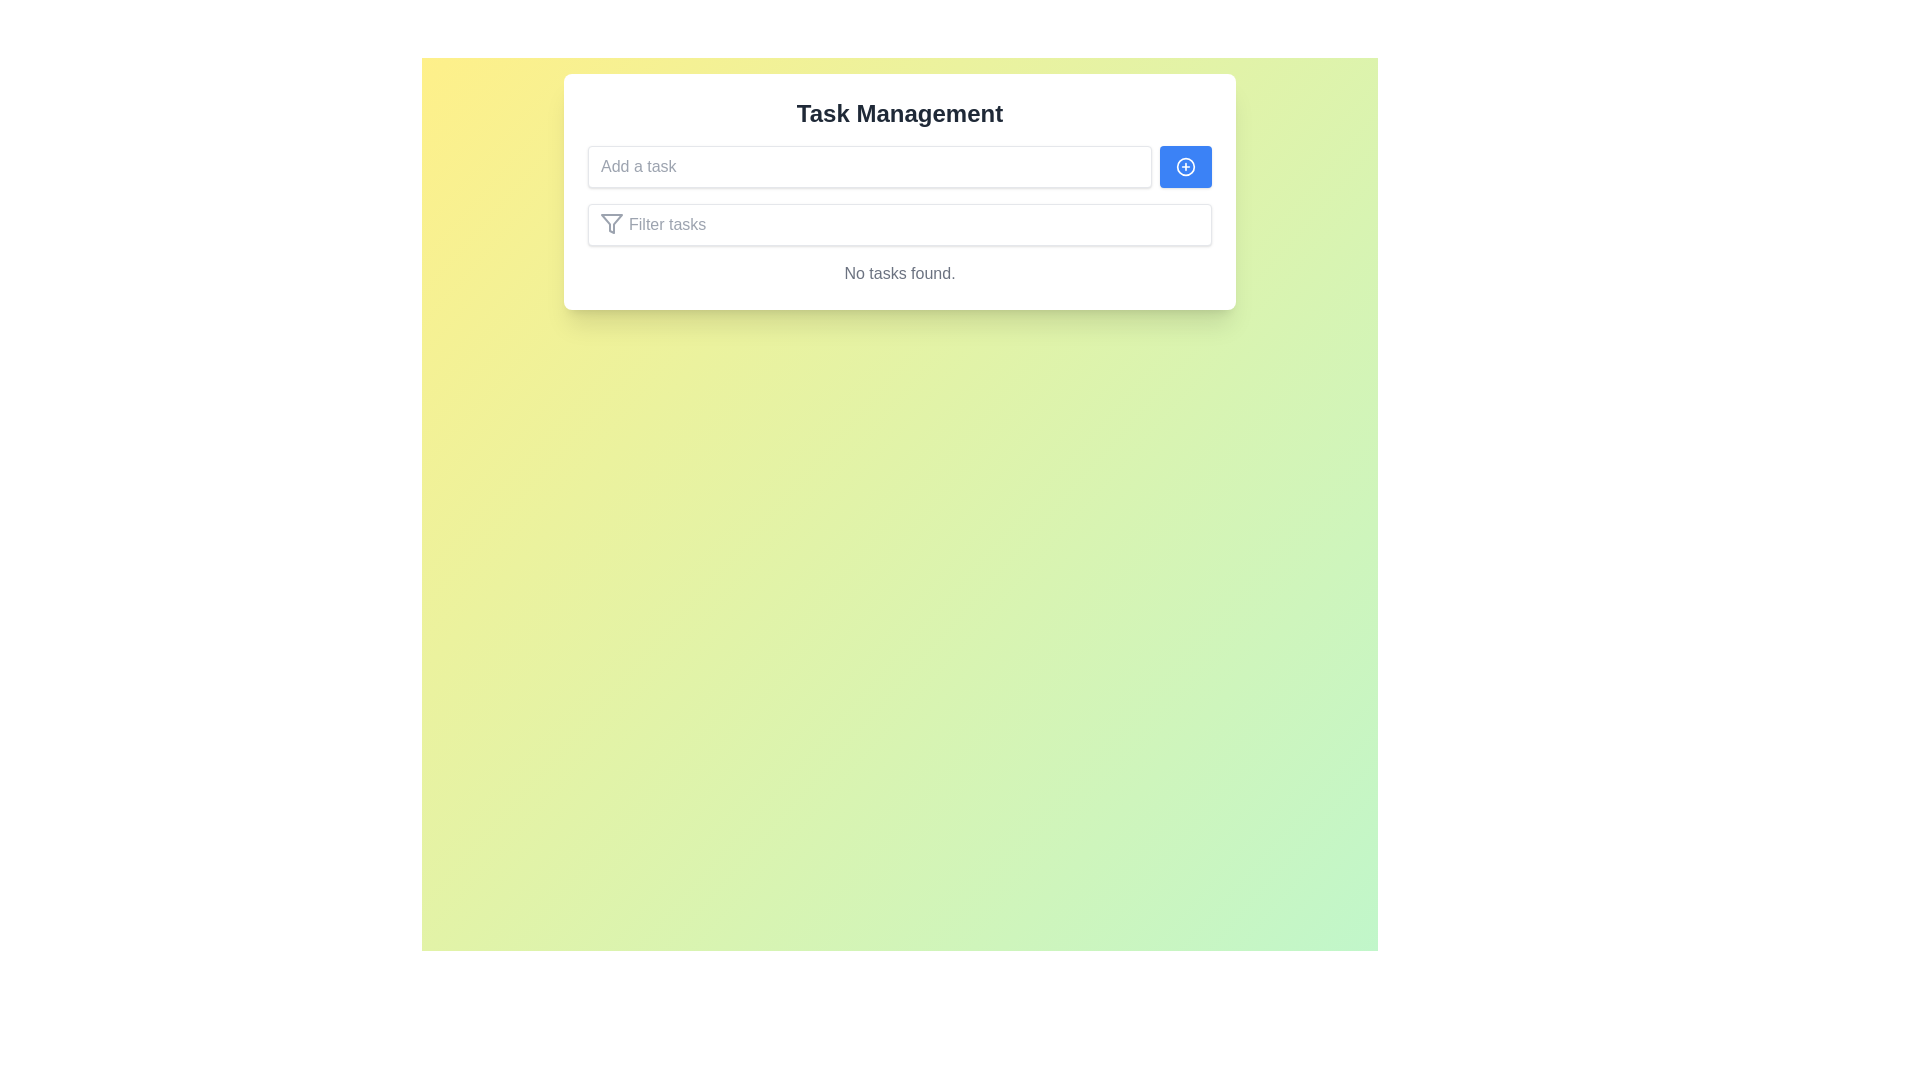 This screenshot has height=1080, width=1920. Describe the element at coordinates (899, 273) in the screenshot. I see `the static text component that informs users of an empty task list in the 'Task Management' section, located below the filter tasks field` at that location.